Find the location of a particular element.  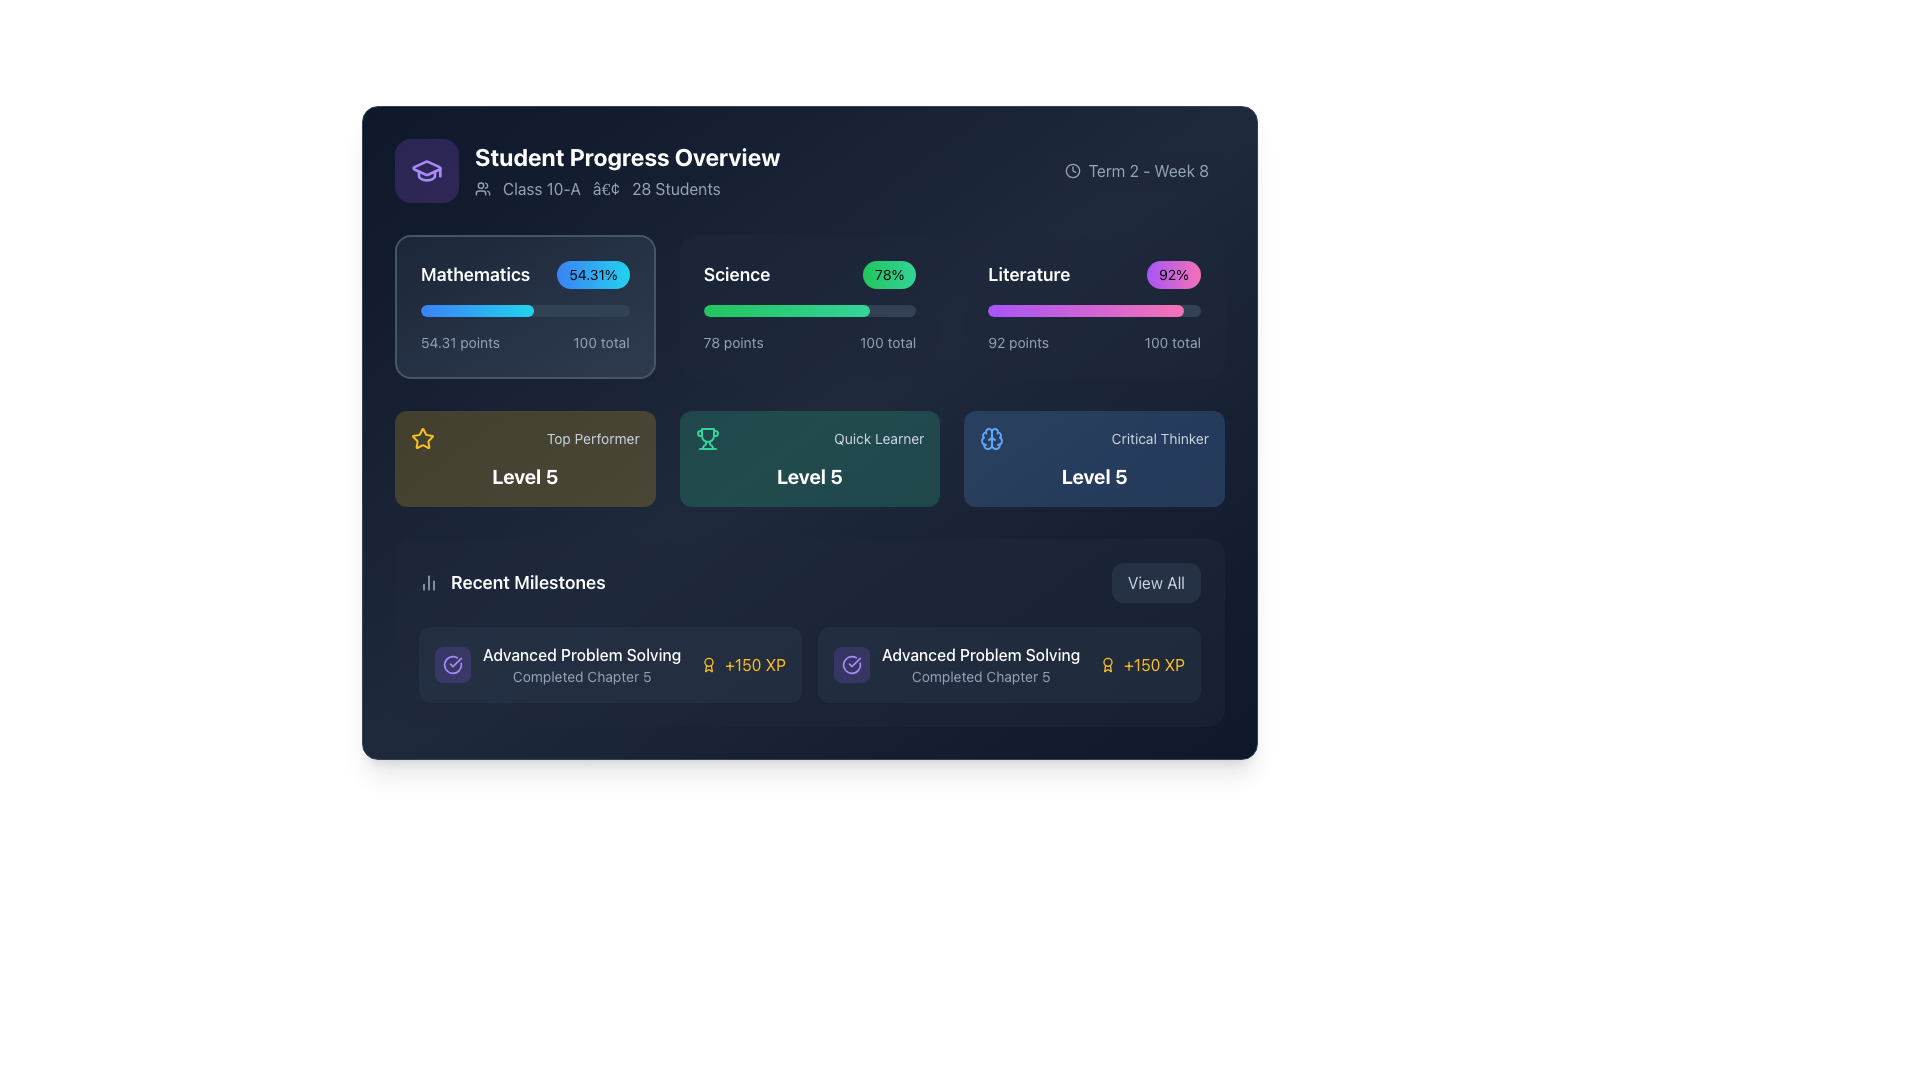

the SVG Icon representing education or student progress, located in the upper-left corner adjacent to the title 'Student Progress Overview' is located at coordinates (426, 169).